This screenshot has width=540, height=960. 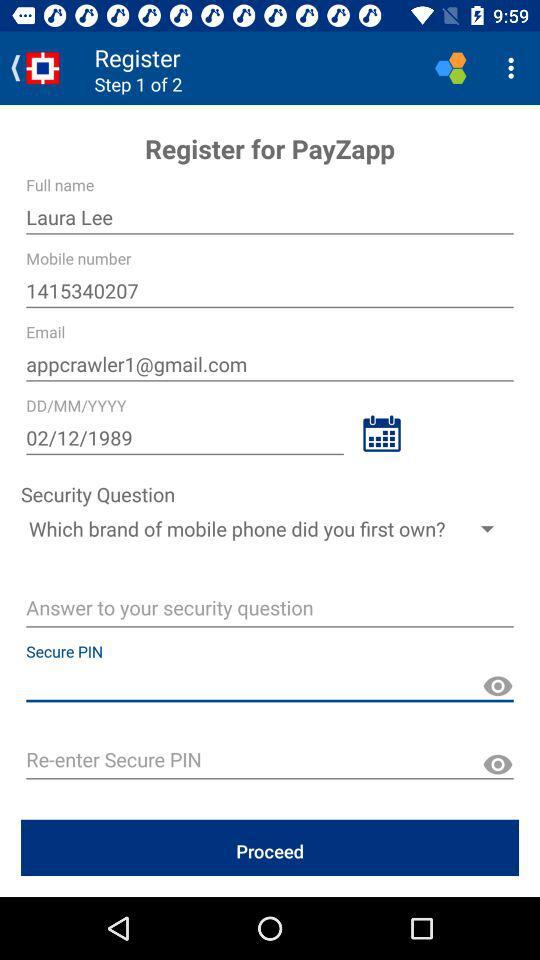 What do you see at coordinates (270, 609) in the screenshot?
I see `type your security question answer` at bounding box center [270, 609].